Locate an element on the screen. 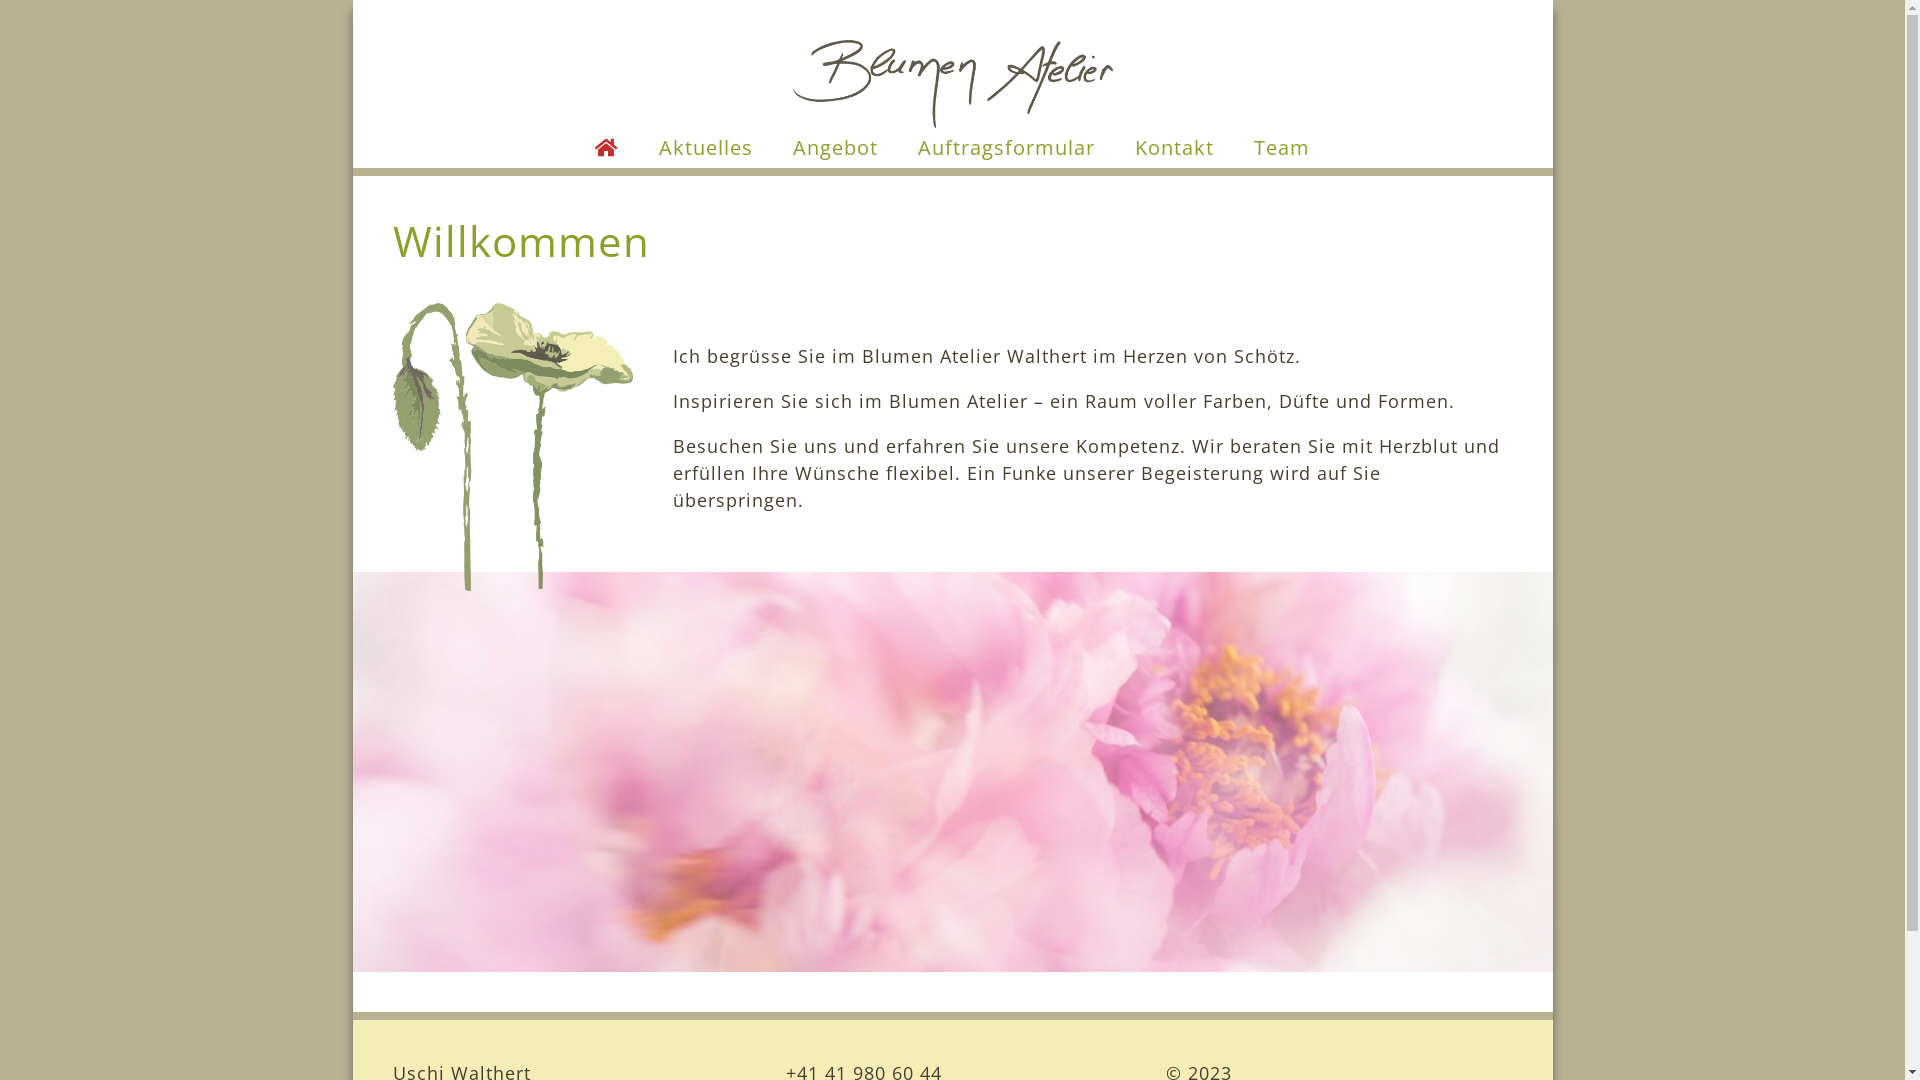  'Team' is located at coordinates (1281, 146).